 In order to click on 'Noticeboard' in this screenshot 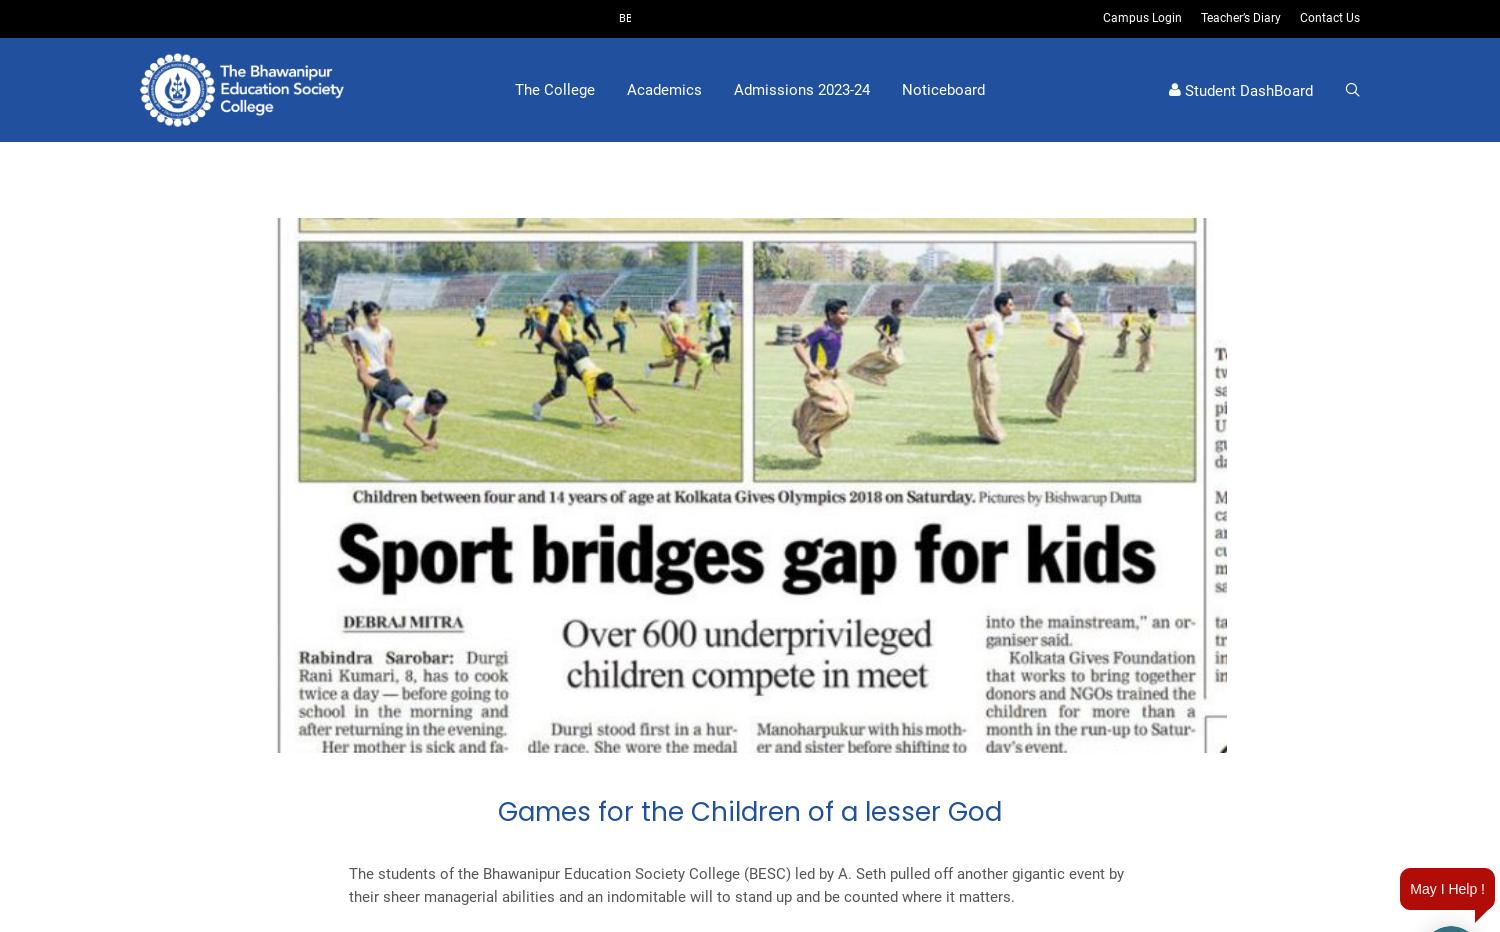, I will do `click(942, 94)`.